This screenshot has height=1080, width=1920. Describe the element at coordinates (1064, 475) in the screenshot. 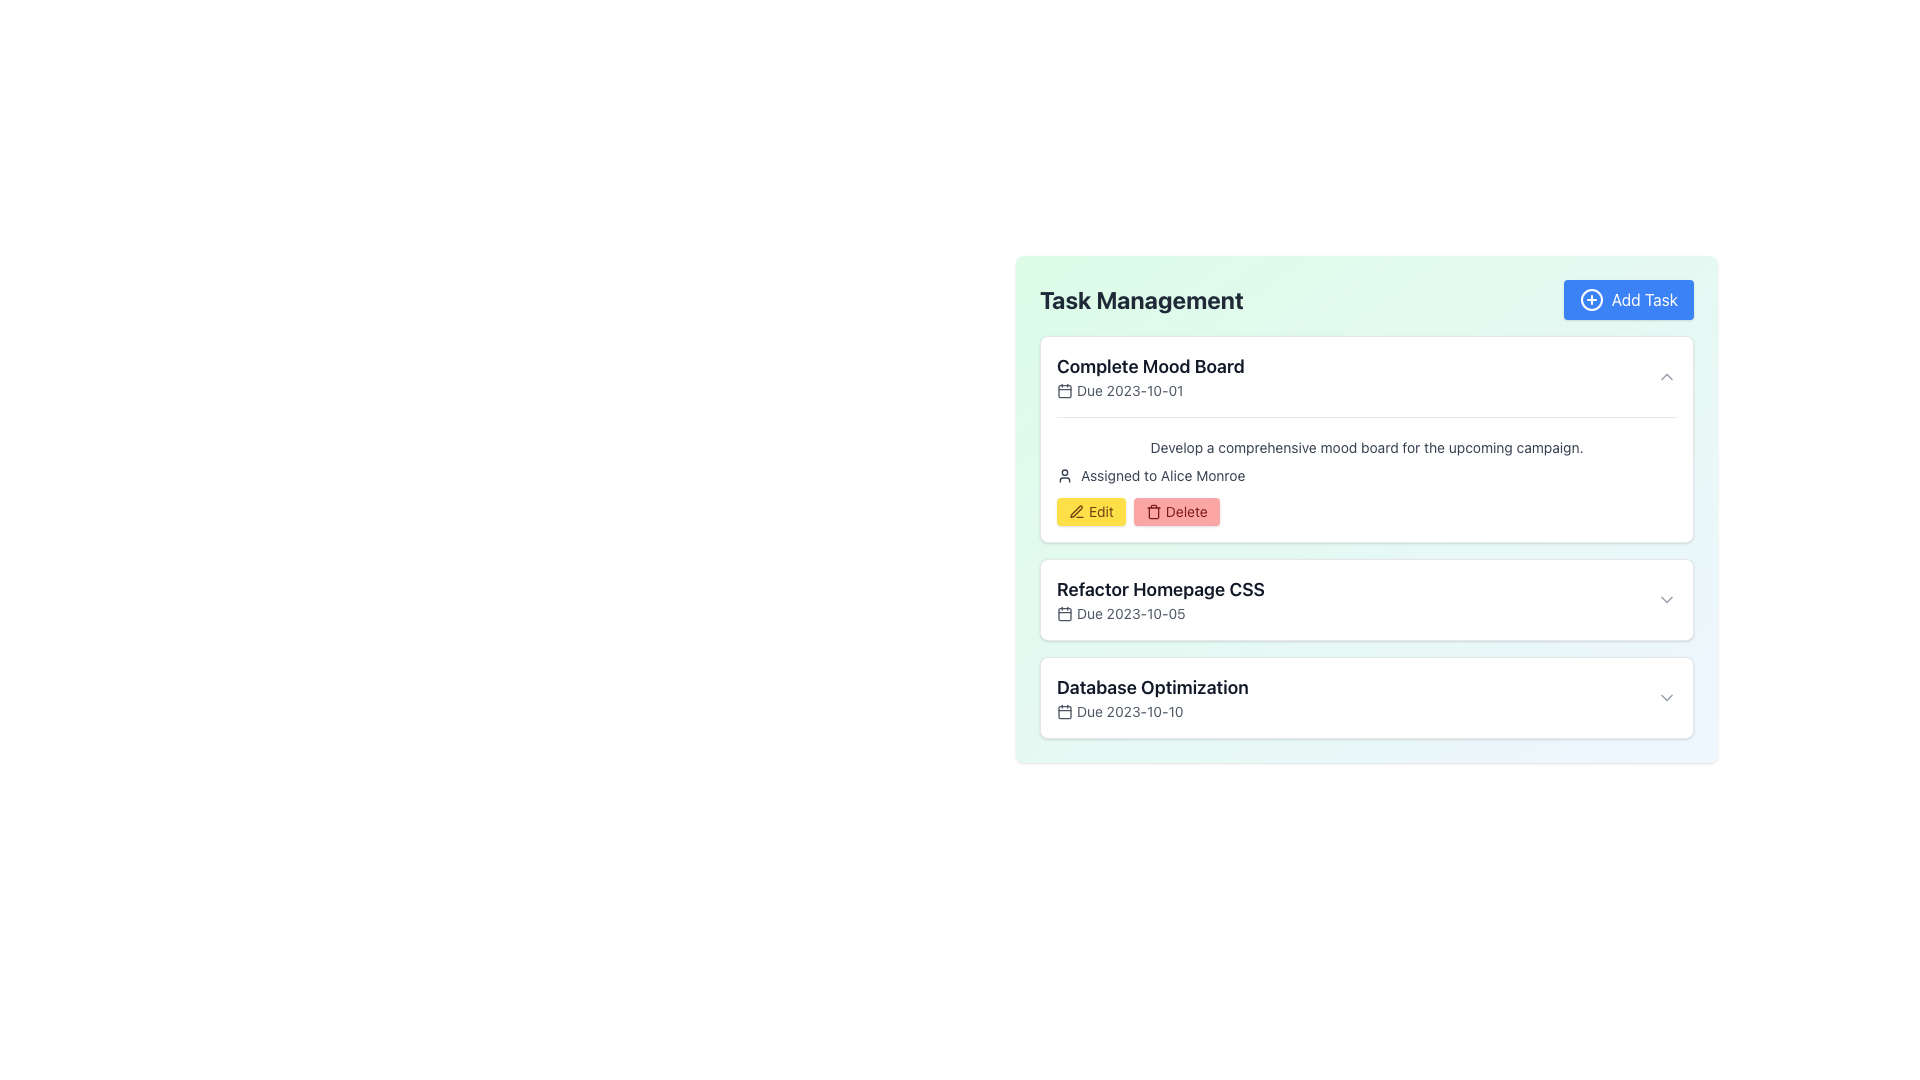

I see `the user assignment icon located to the left of the label 'Assigned to Alice Monroe' in the 'Complete Mood Board' section` at that location.